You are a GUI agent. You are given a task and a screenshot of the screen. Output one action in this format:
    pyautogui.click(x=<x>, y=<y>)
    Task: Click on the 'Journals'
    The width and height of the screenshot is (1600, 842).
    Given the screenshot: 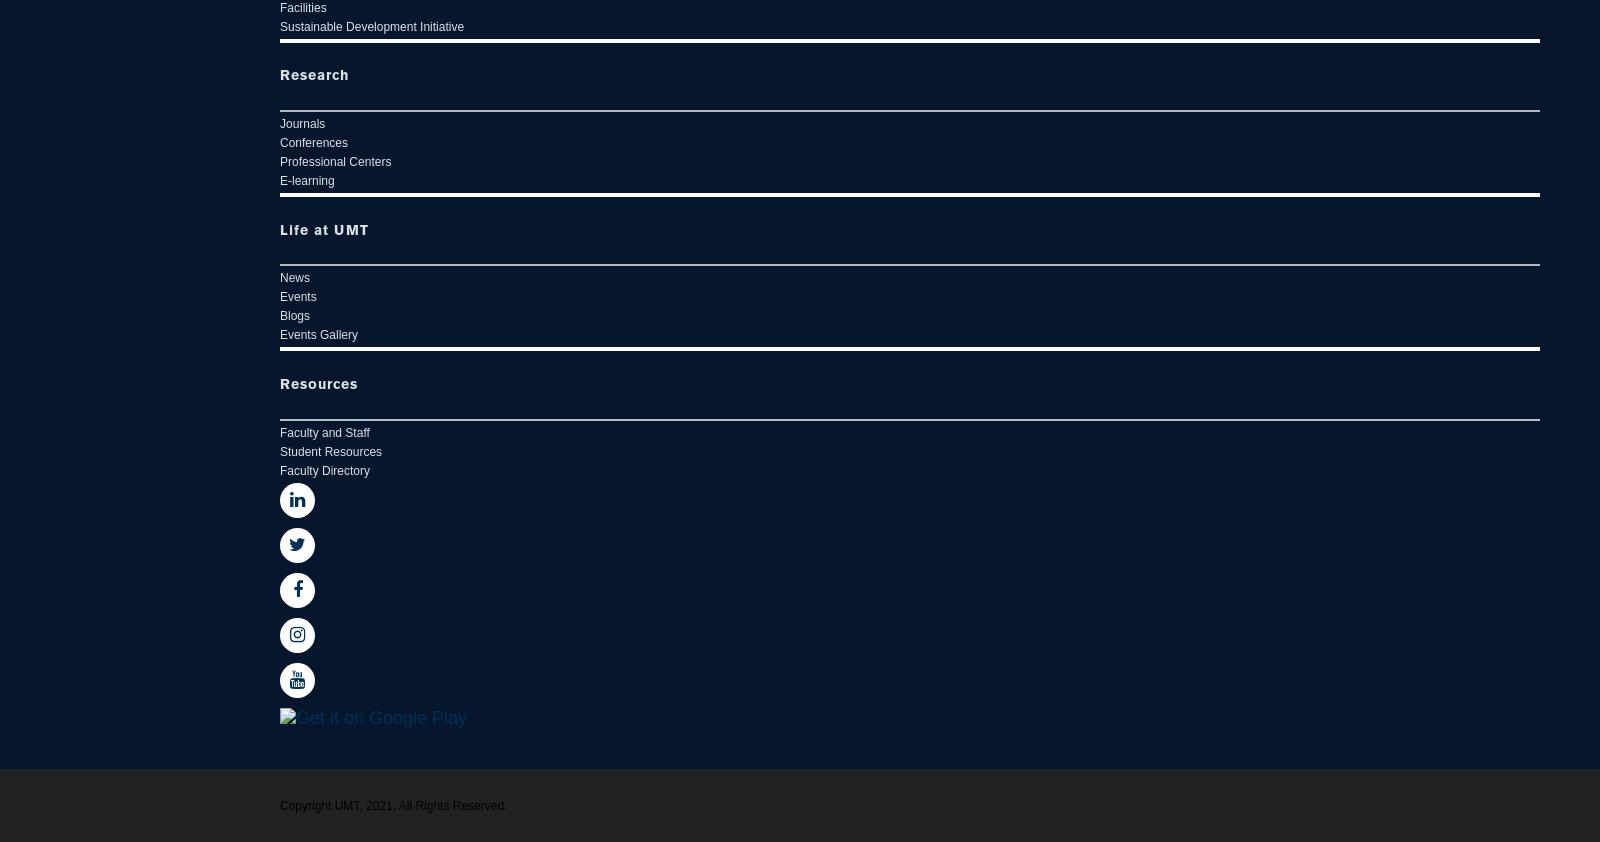 What is the action you would take?
    pyautogui.click(x=280, y=123)
    